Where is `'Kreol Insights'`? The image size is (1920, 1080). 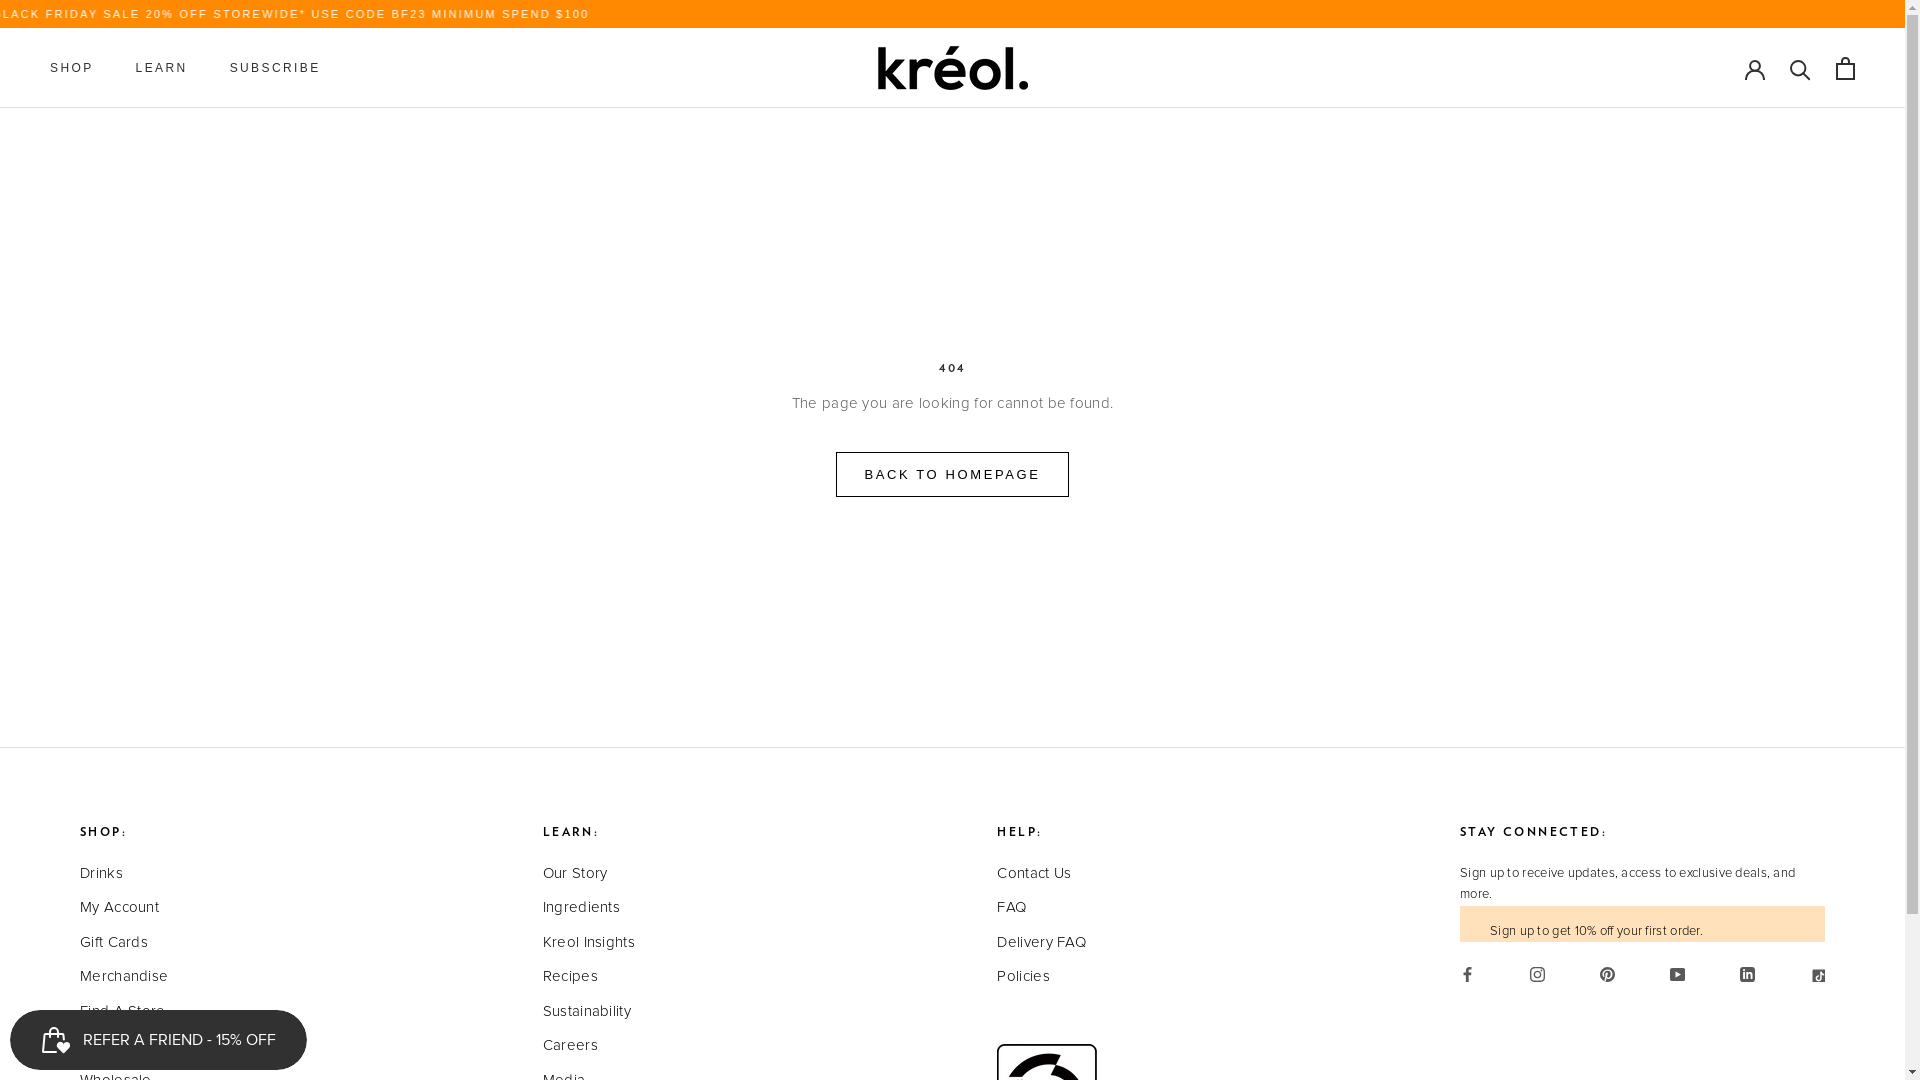 'Kreol Insights' is located at coordinates (542, 943).